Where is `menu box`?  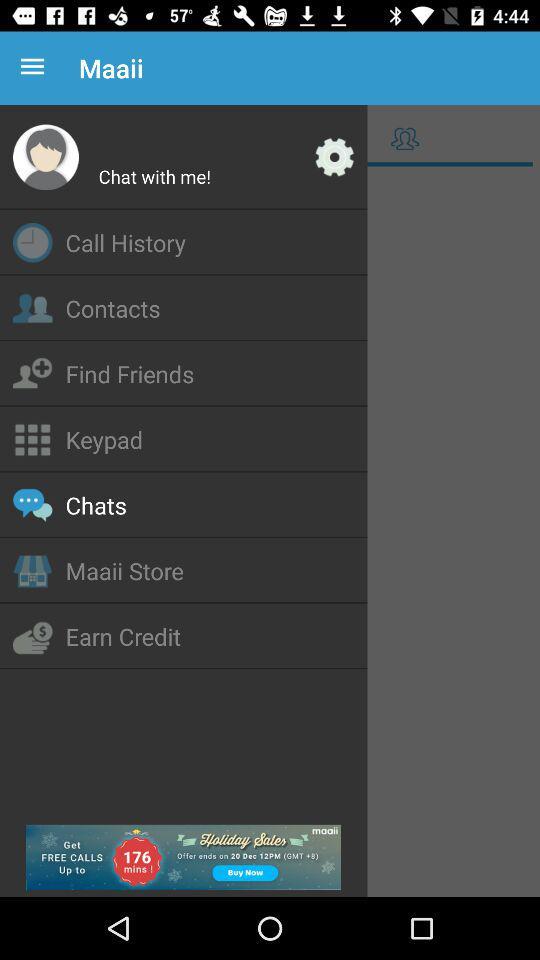
menu box is located at coordinates (270, 532).